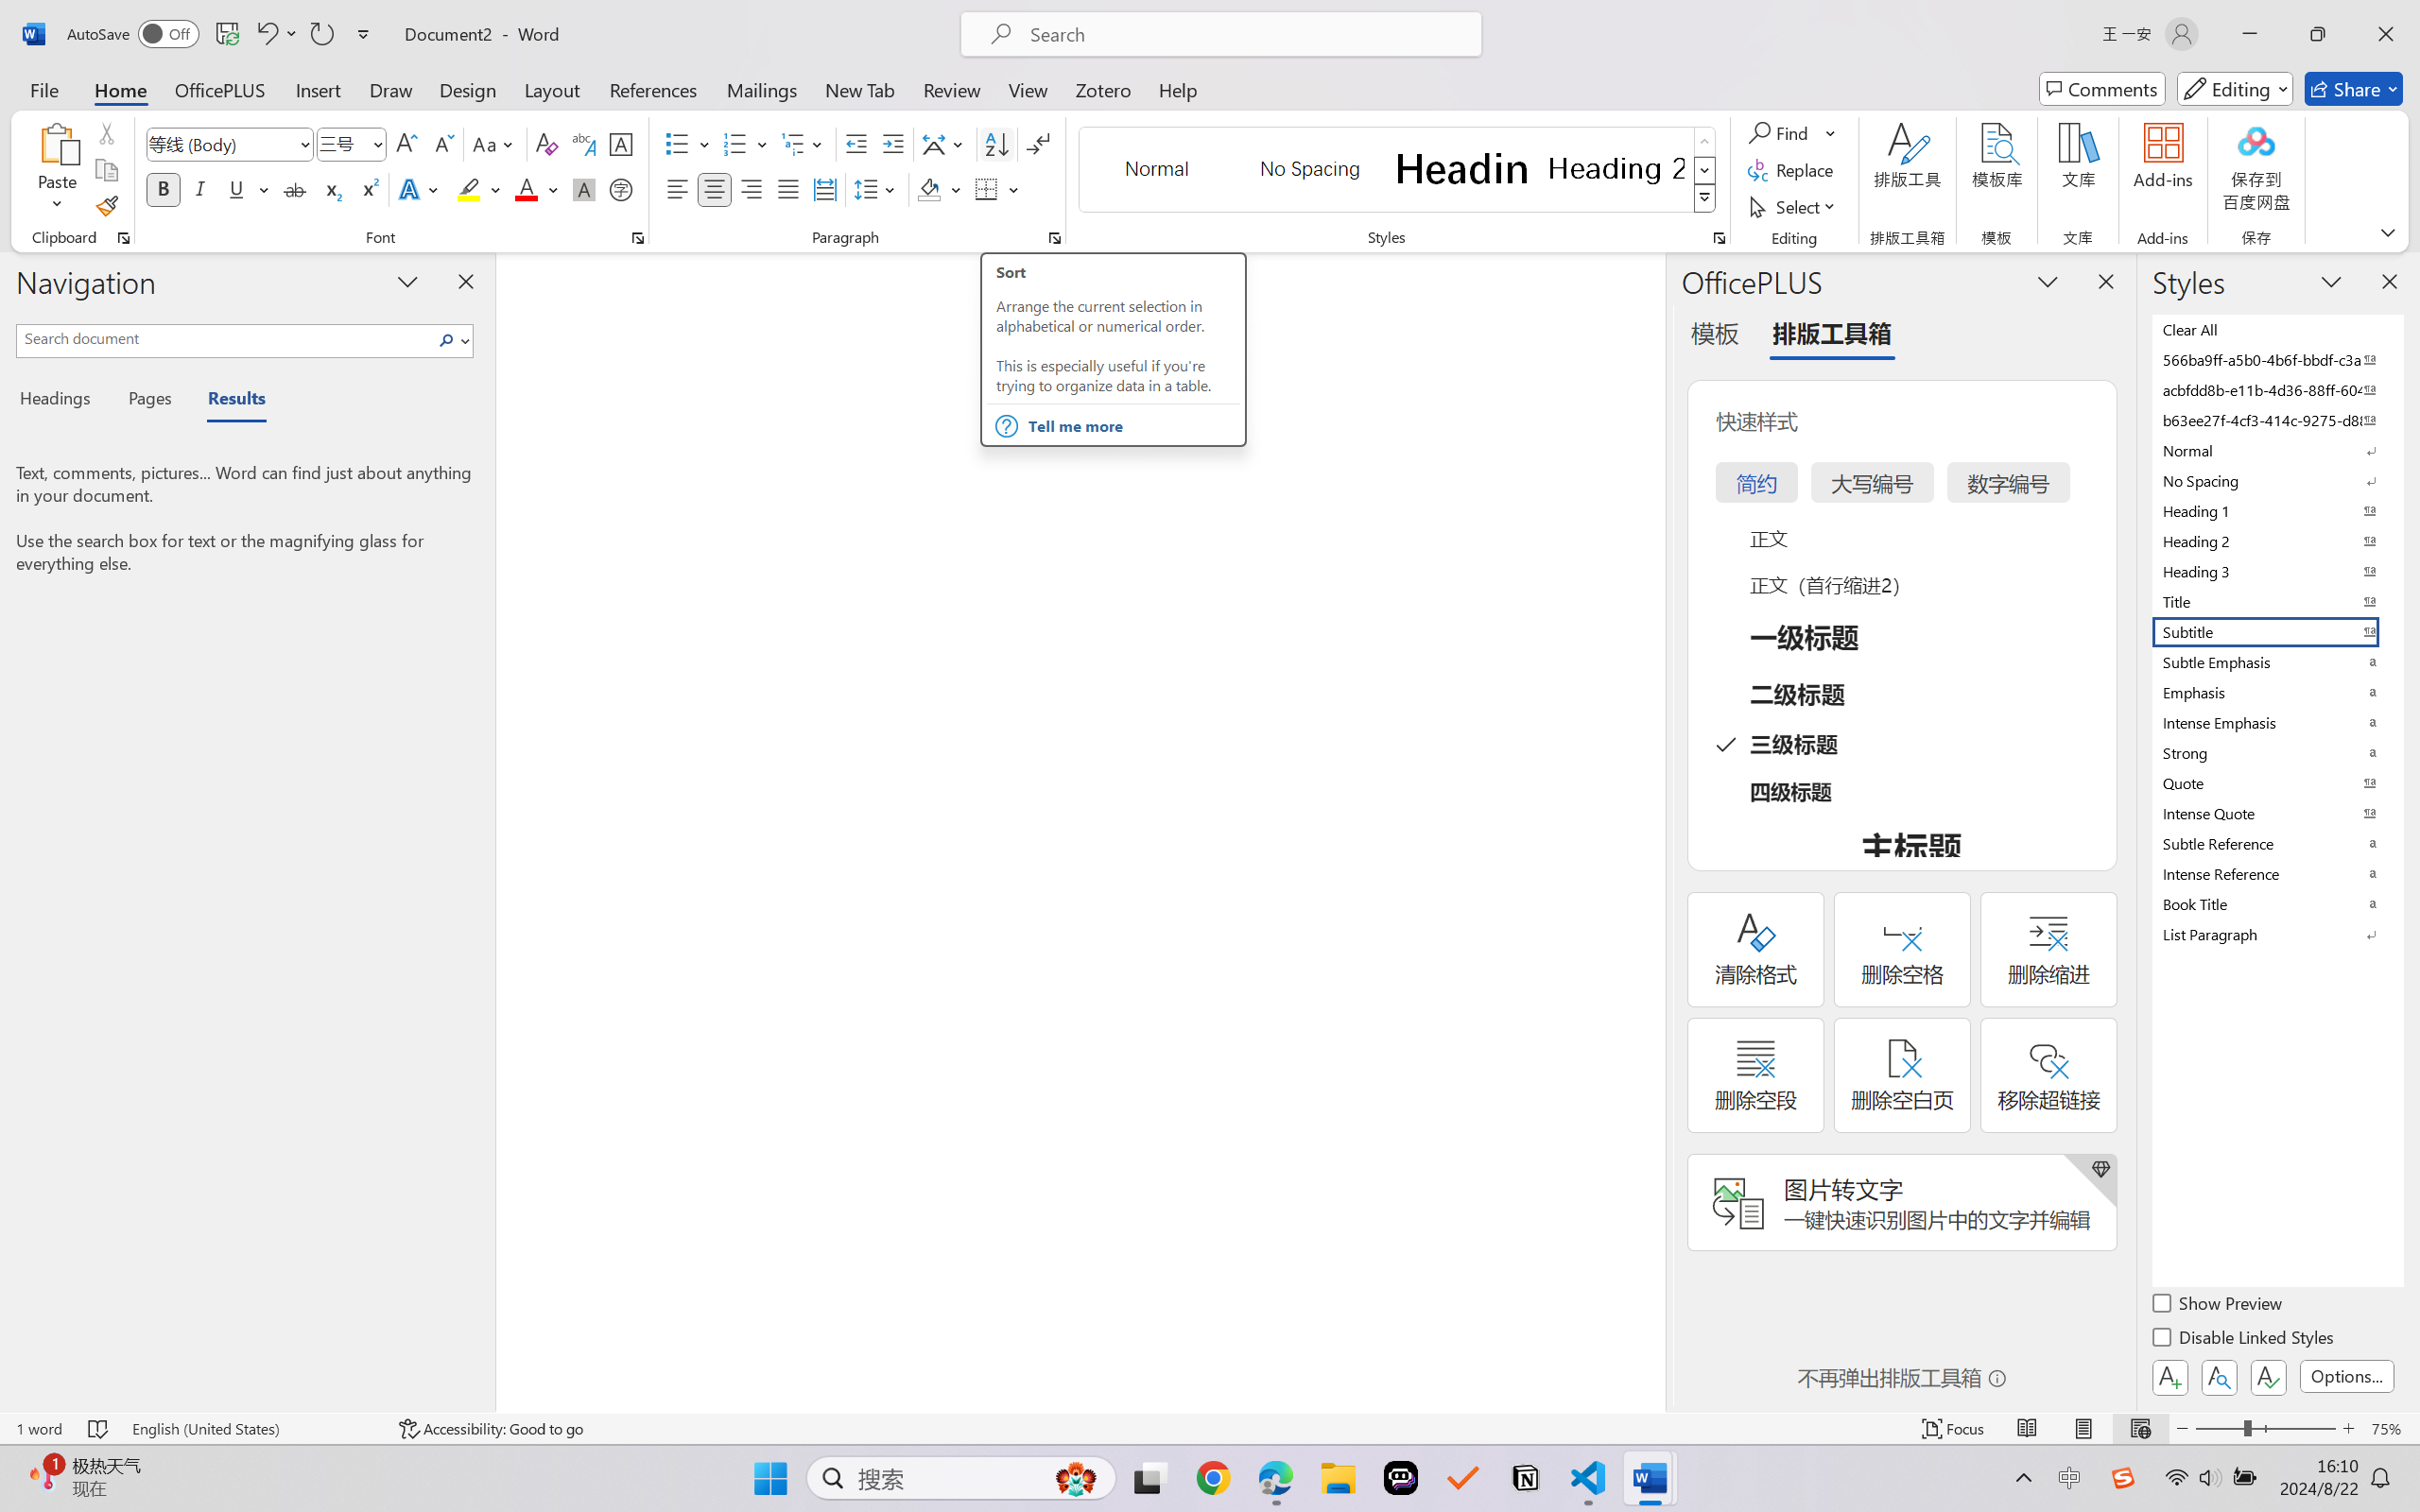 The width and height of the screenshot is (2420, 1512). What do you see at coordinates (536, 188) in the screenshot?
I see `'Font Color'` at bounding box center [536, 188].